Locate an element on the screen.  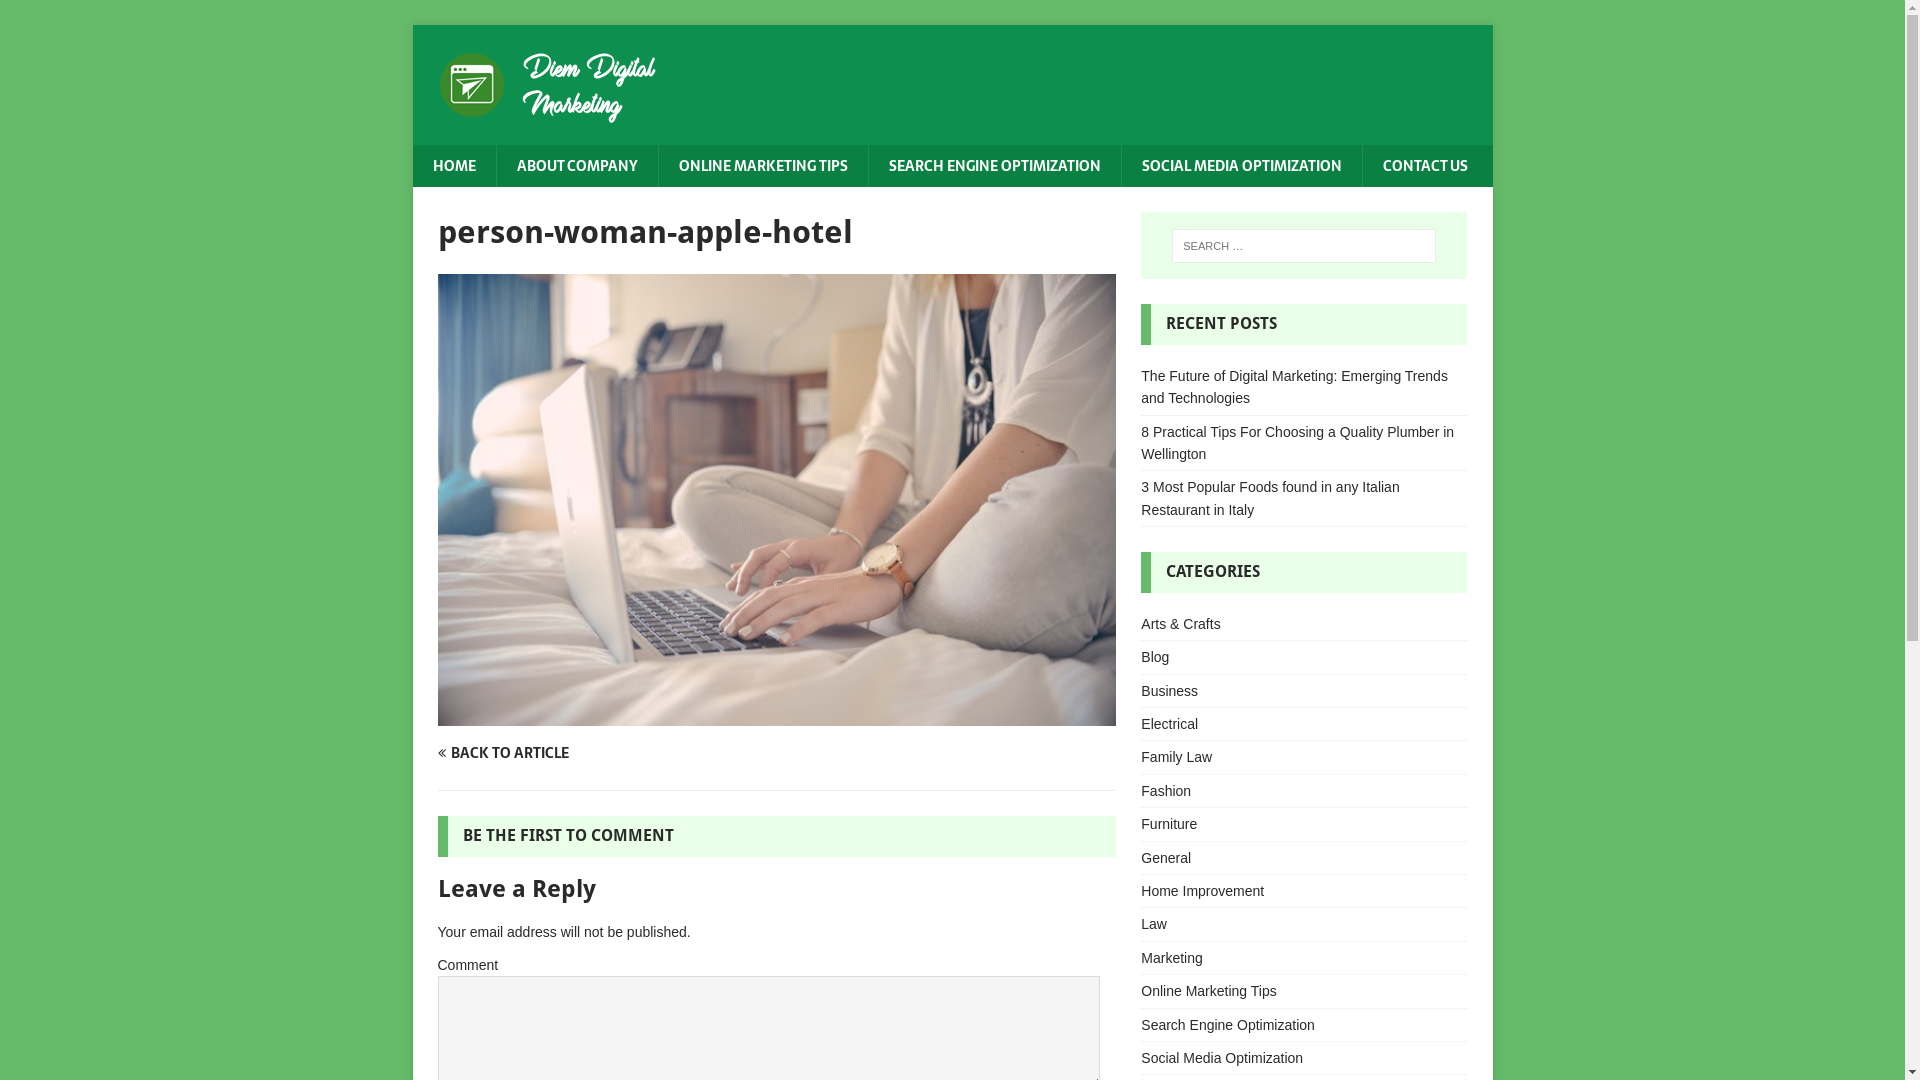
'Family Law' is located at coordinates (1304, 756).